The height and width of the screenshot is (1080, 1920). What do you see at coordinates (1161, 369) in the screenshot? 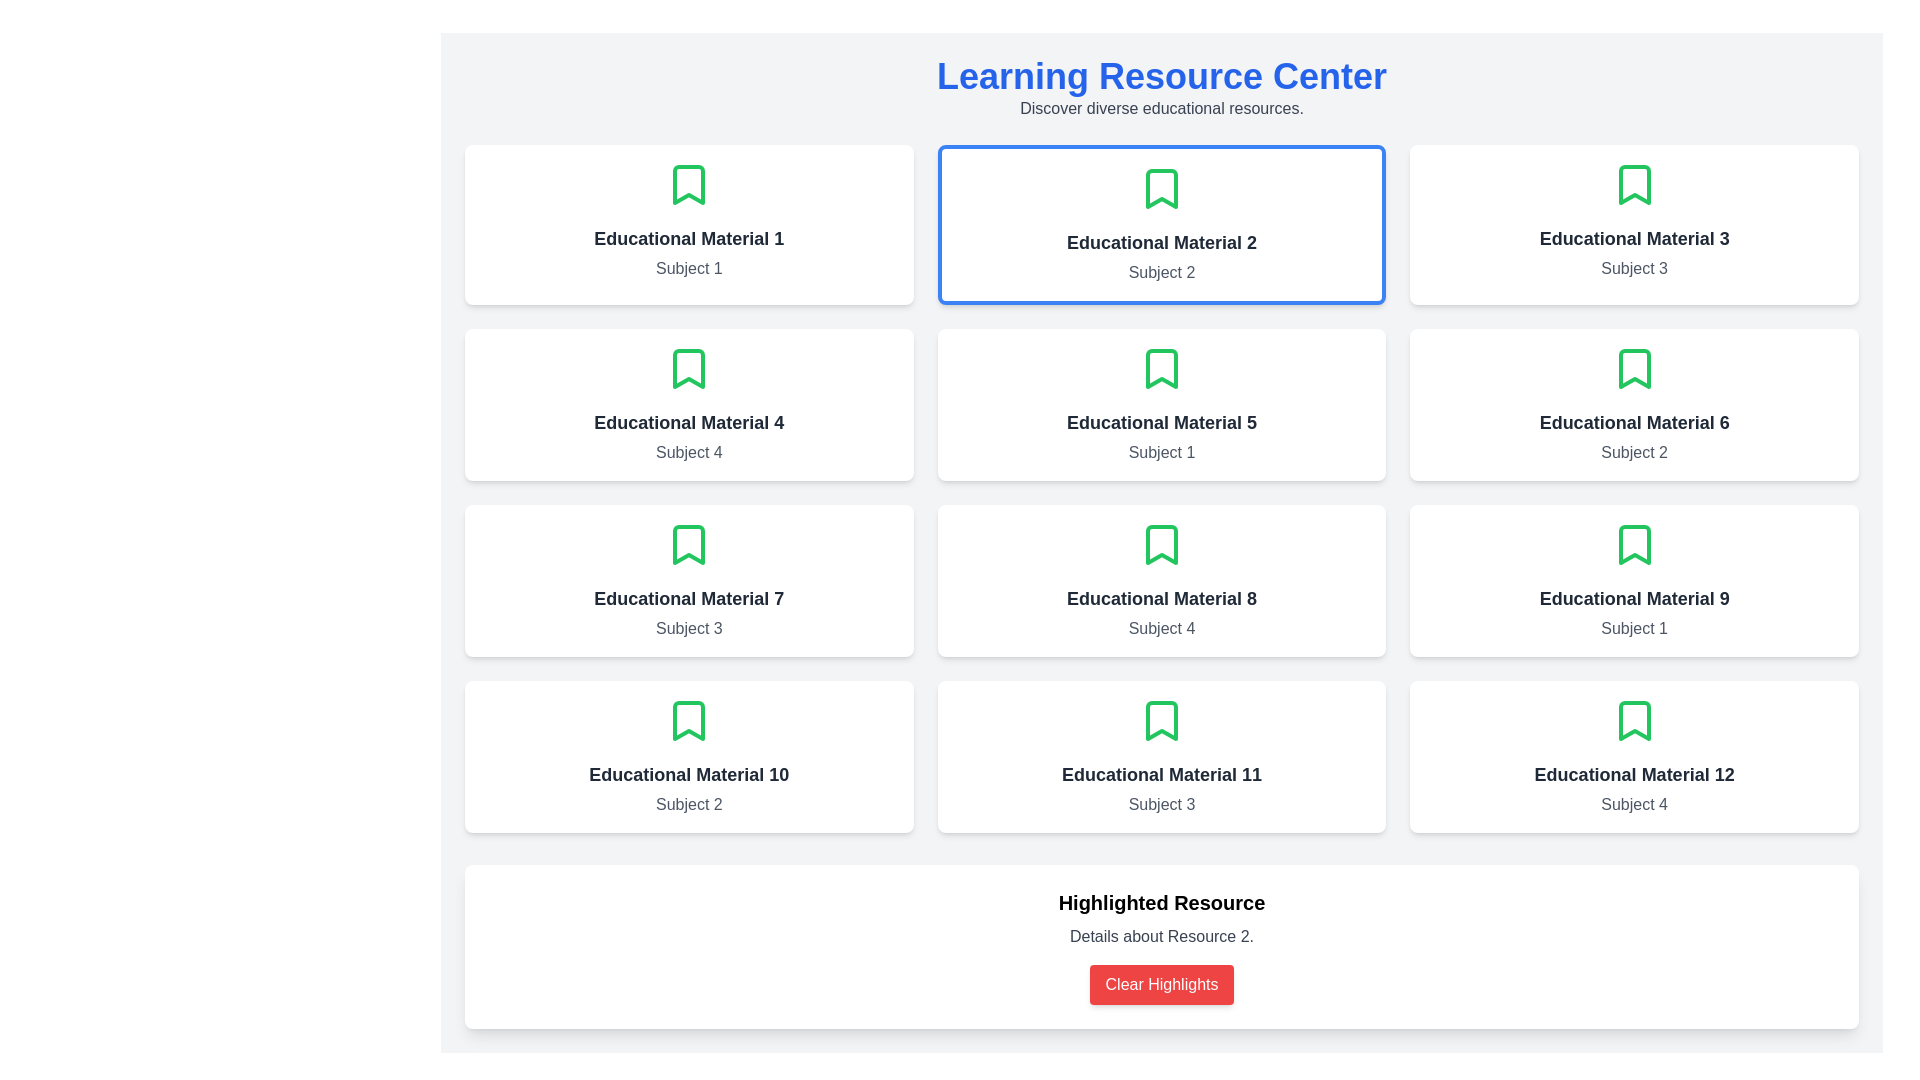
I see `the visual marker icon indicating saved educational material located within the card labeled 'Educational Material 5' in the second row, third column of the grid layout` at bounding box center [1161, 369].